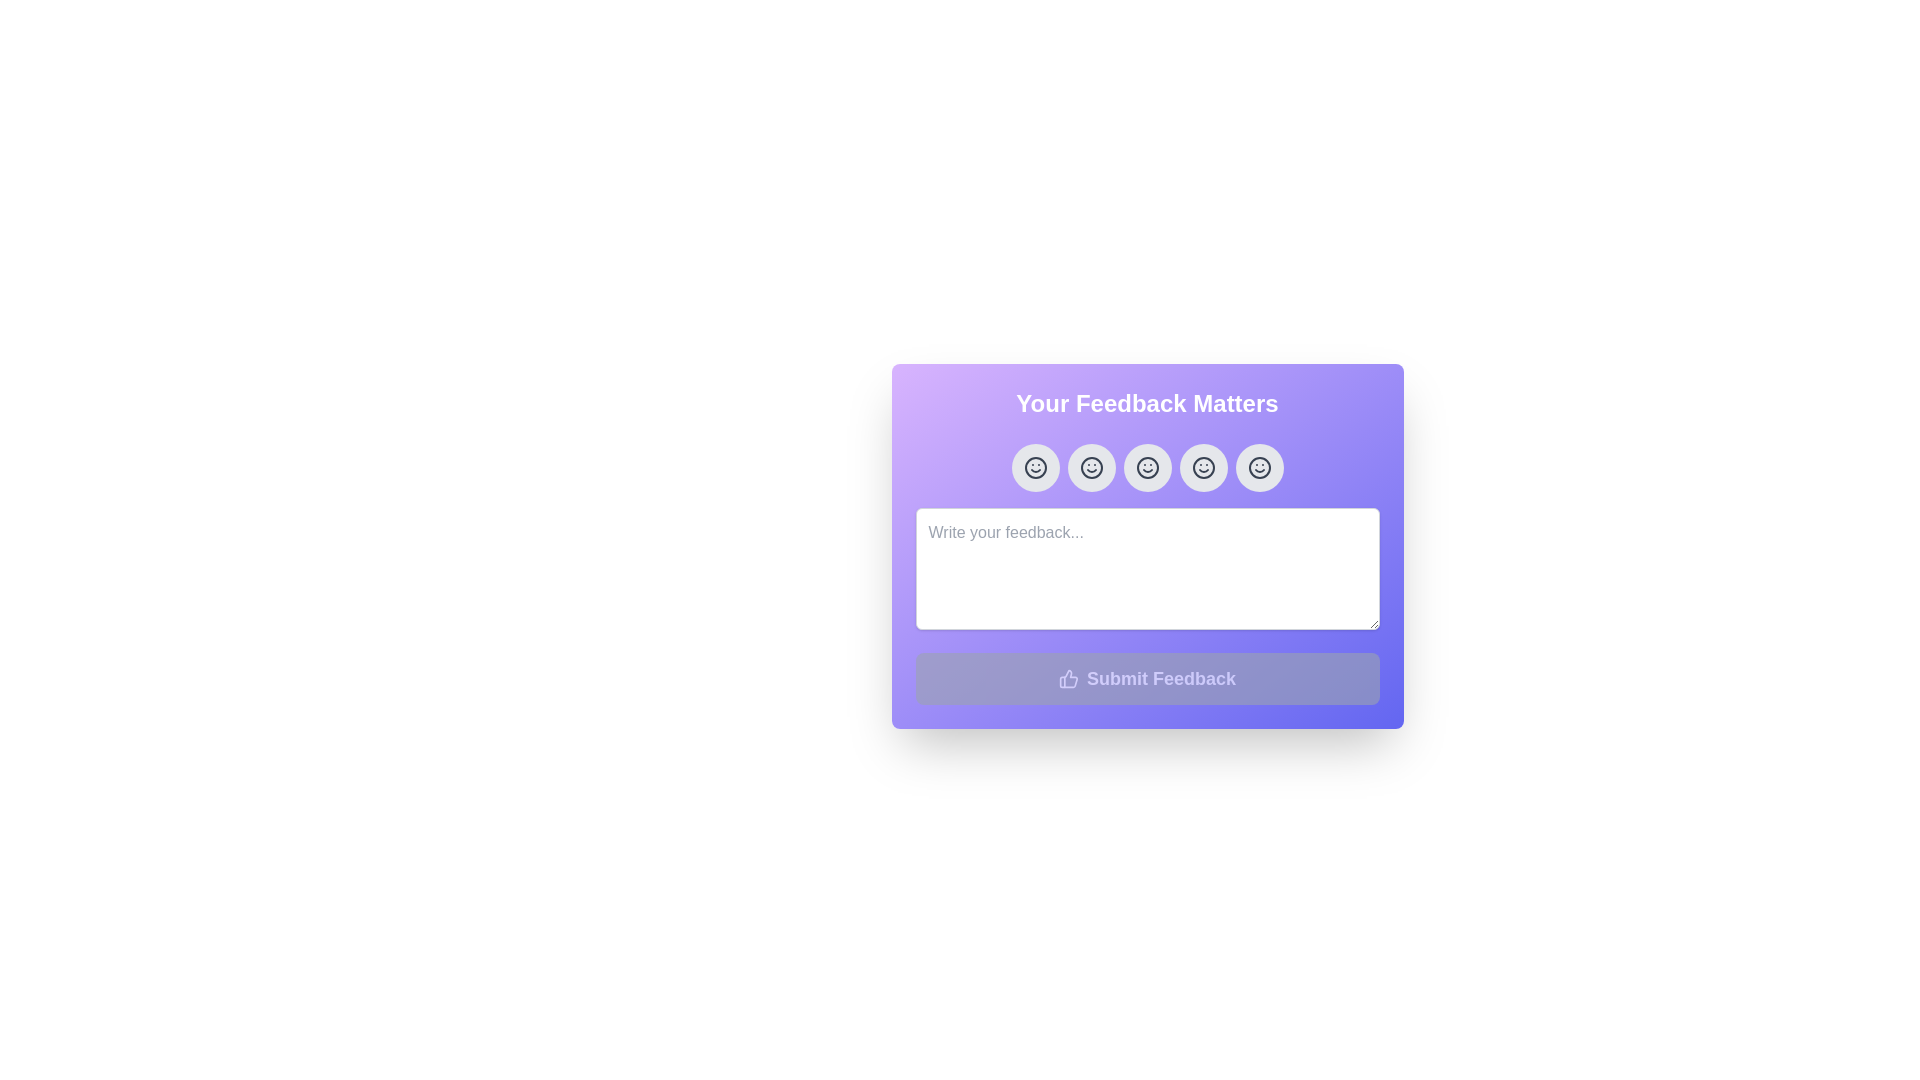  I want to click on the selectable feedback option represented by a circular SVG icon resembling a smiley face, located in the horizontal list of feedback options, so click(1035, 467).